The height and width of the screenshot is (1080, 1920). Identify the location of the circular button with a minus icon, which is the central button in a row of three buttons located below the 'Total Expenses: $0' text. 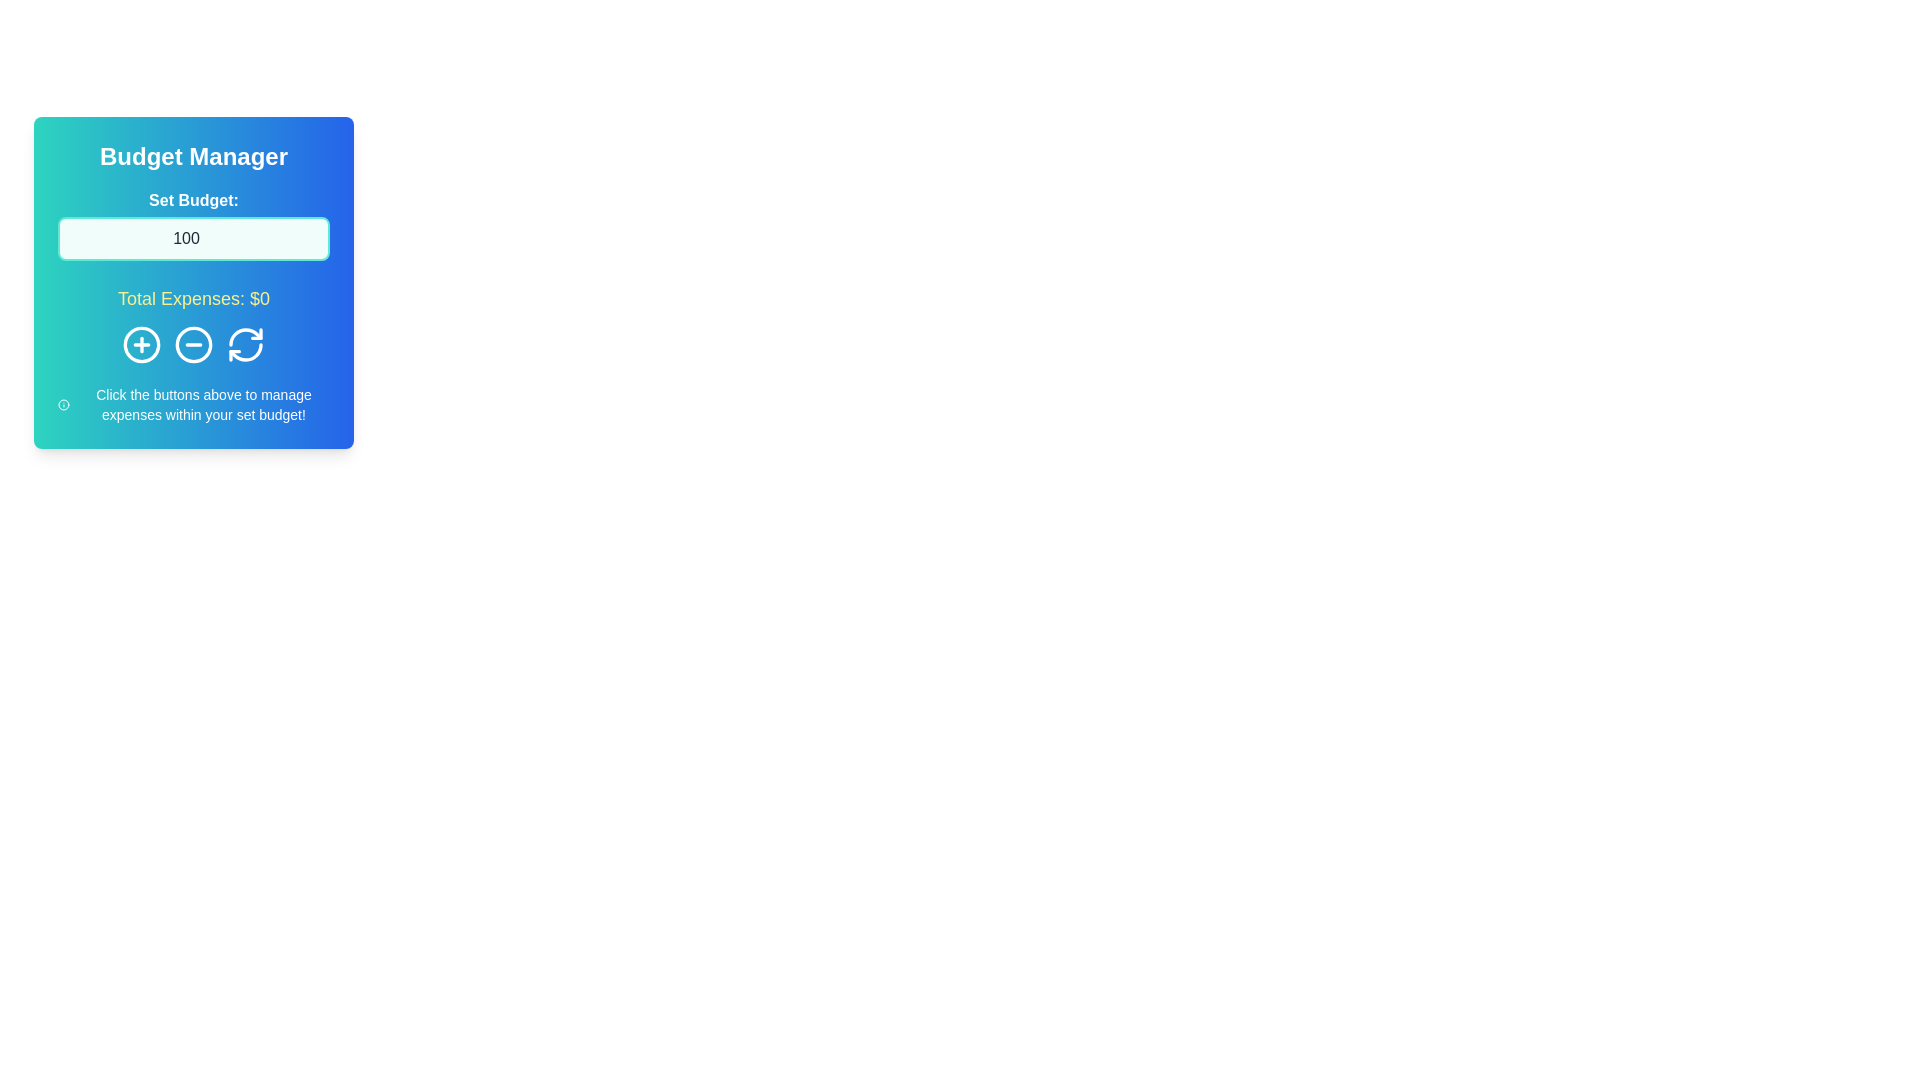
(193, 343).